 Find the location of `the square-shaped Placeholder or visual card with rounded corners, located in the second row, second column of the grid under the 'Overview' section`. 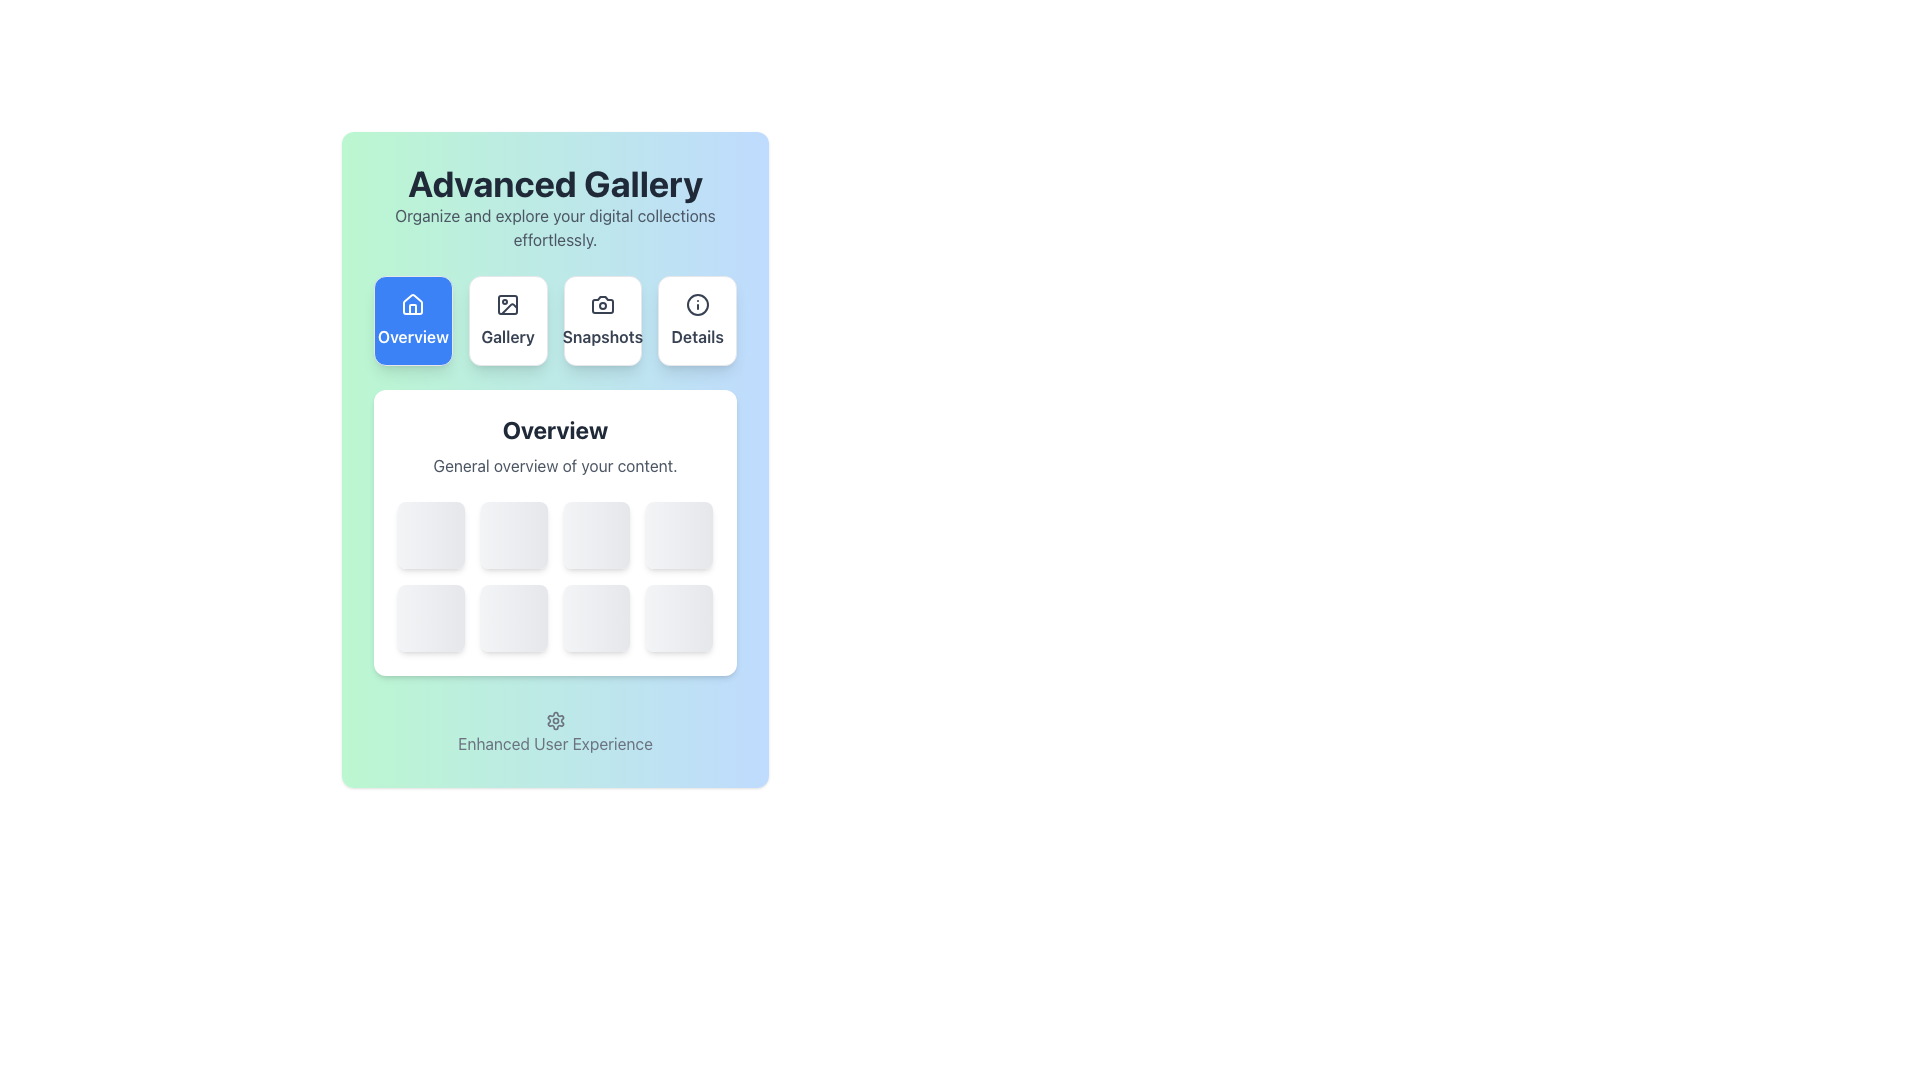

the square-shaped Placeholder or visual card with rounded corners, located in the second row, second column of the grid under the 'Overview' section is located at coordinates (514, 617).